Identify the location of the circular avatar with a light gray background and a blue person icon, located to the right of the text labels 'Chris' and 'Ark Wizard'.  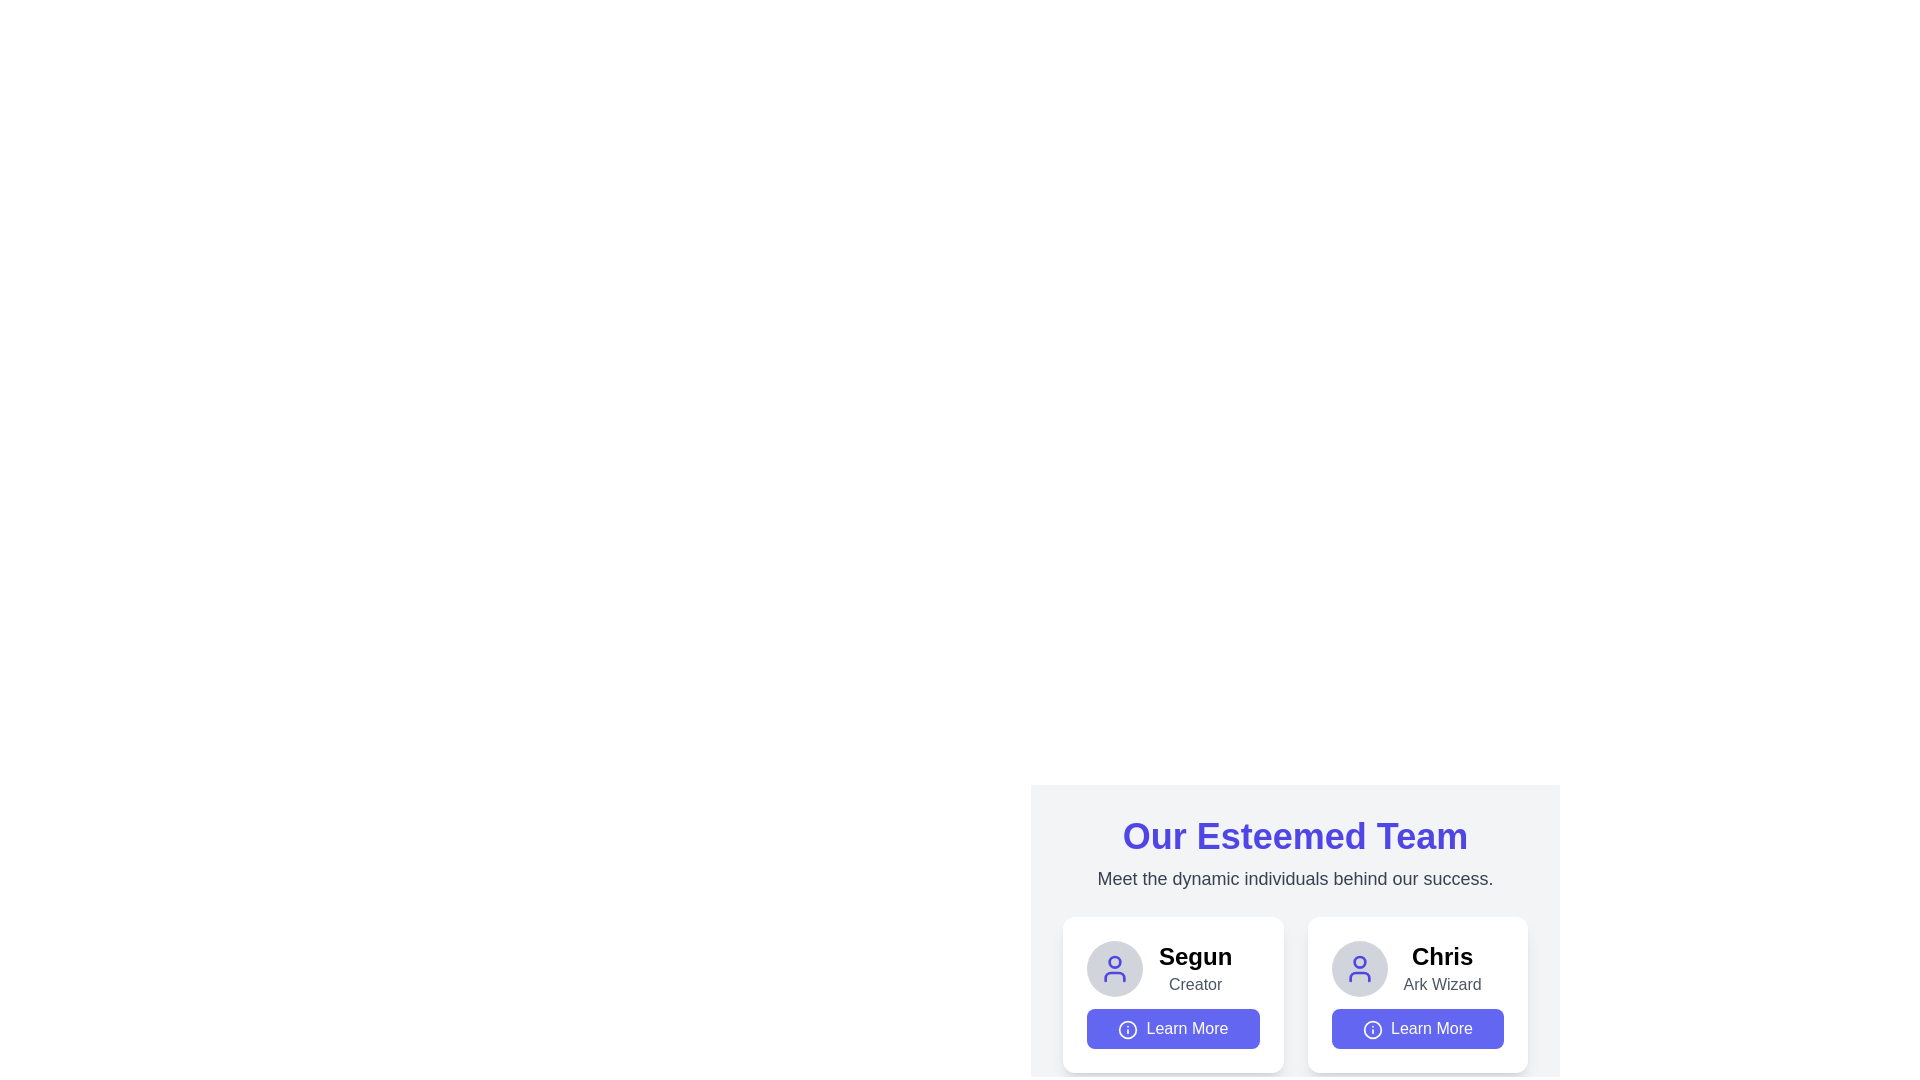
(1359, 967).